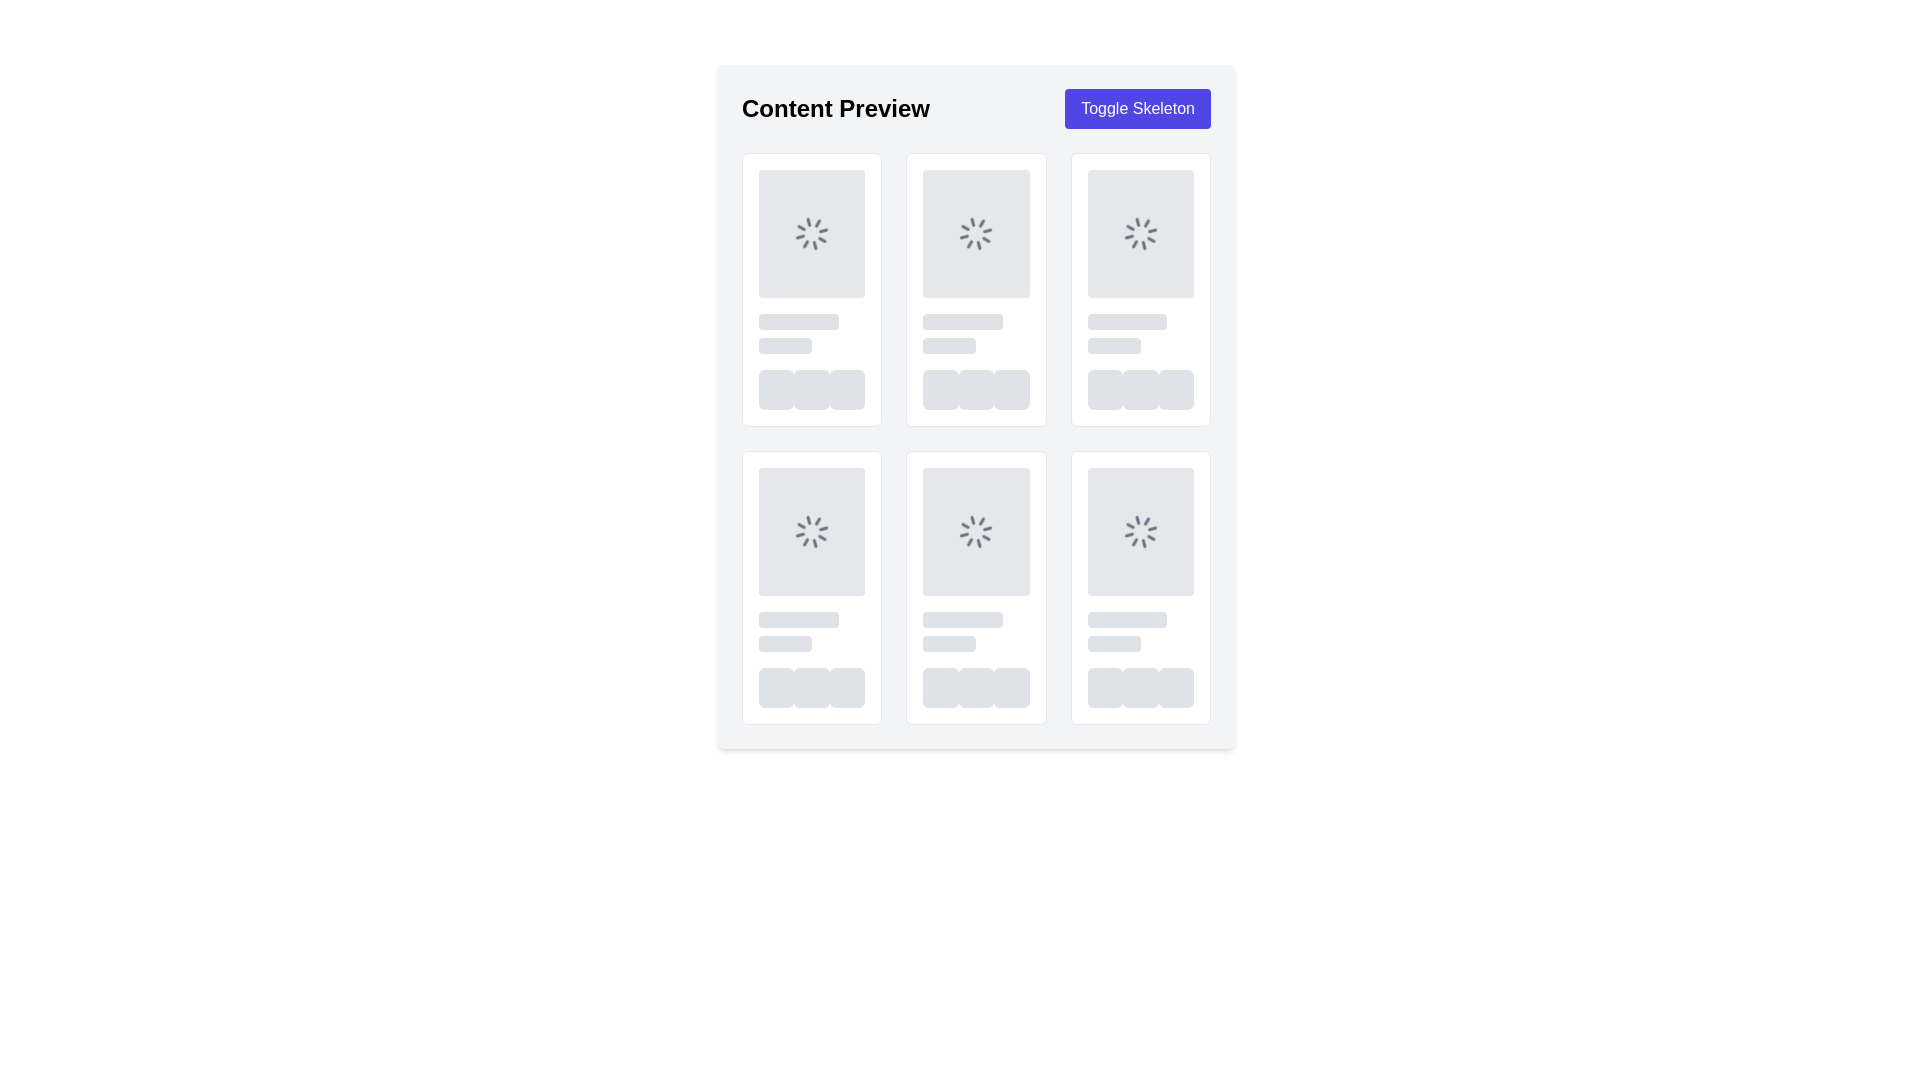 The image size is (1920, 1080). I want to click on the loading spinner icon located in the second row and third column of the grid in the Content Preview layout, which serves as a visual indicator for loading or processing state, so click(1140, 531).